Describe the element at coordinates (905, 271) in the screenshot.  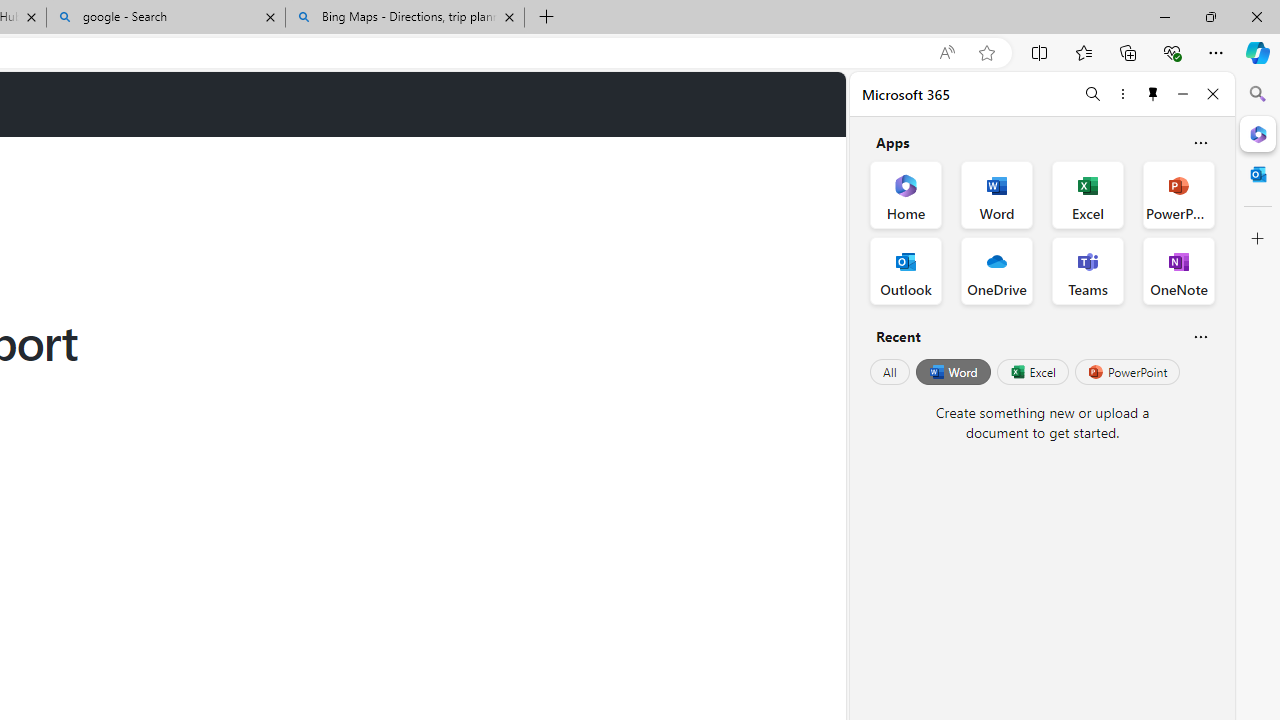
I see `'Outlook Office App'` at that location.